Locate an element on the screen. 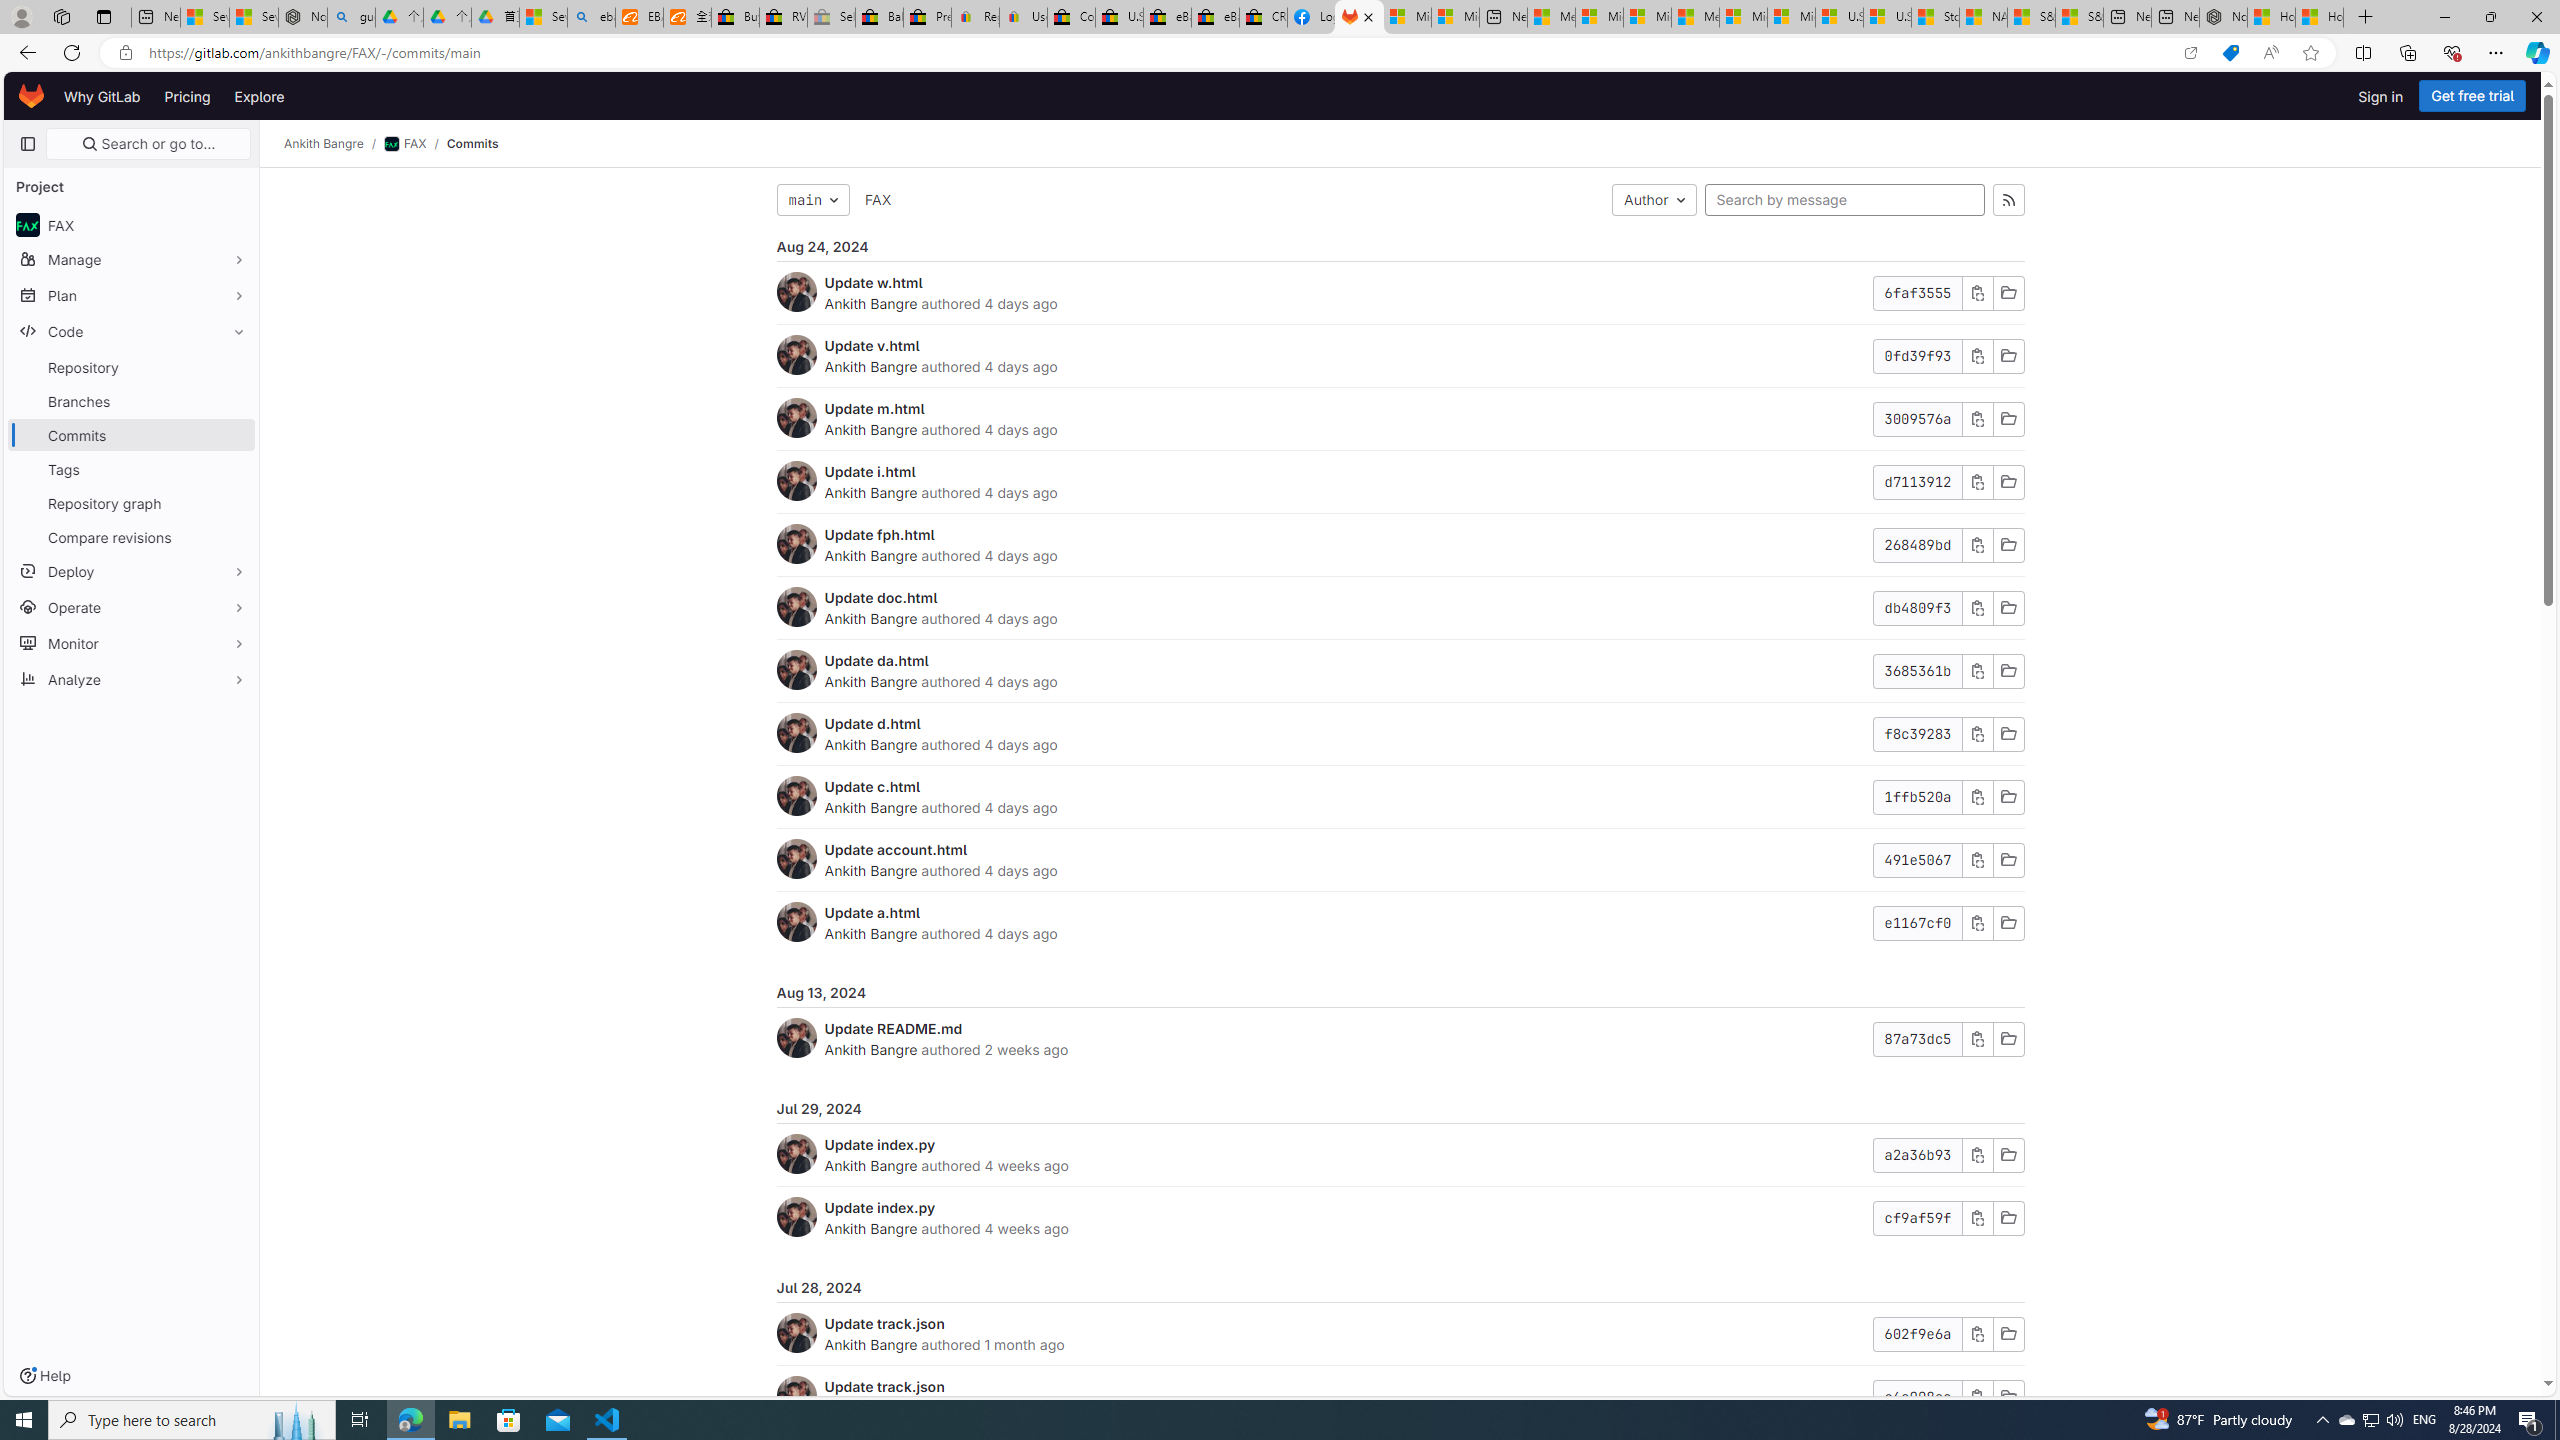 This screenshot has width=2560, height=1440. 'Update w.htmlAnkith Bangre authored 4 days ago6faf3555' is located at coordinates (1399, 292).